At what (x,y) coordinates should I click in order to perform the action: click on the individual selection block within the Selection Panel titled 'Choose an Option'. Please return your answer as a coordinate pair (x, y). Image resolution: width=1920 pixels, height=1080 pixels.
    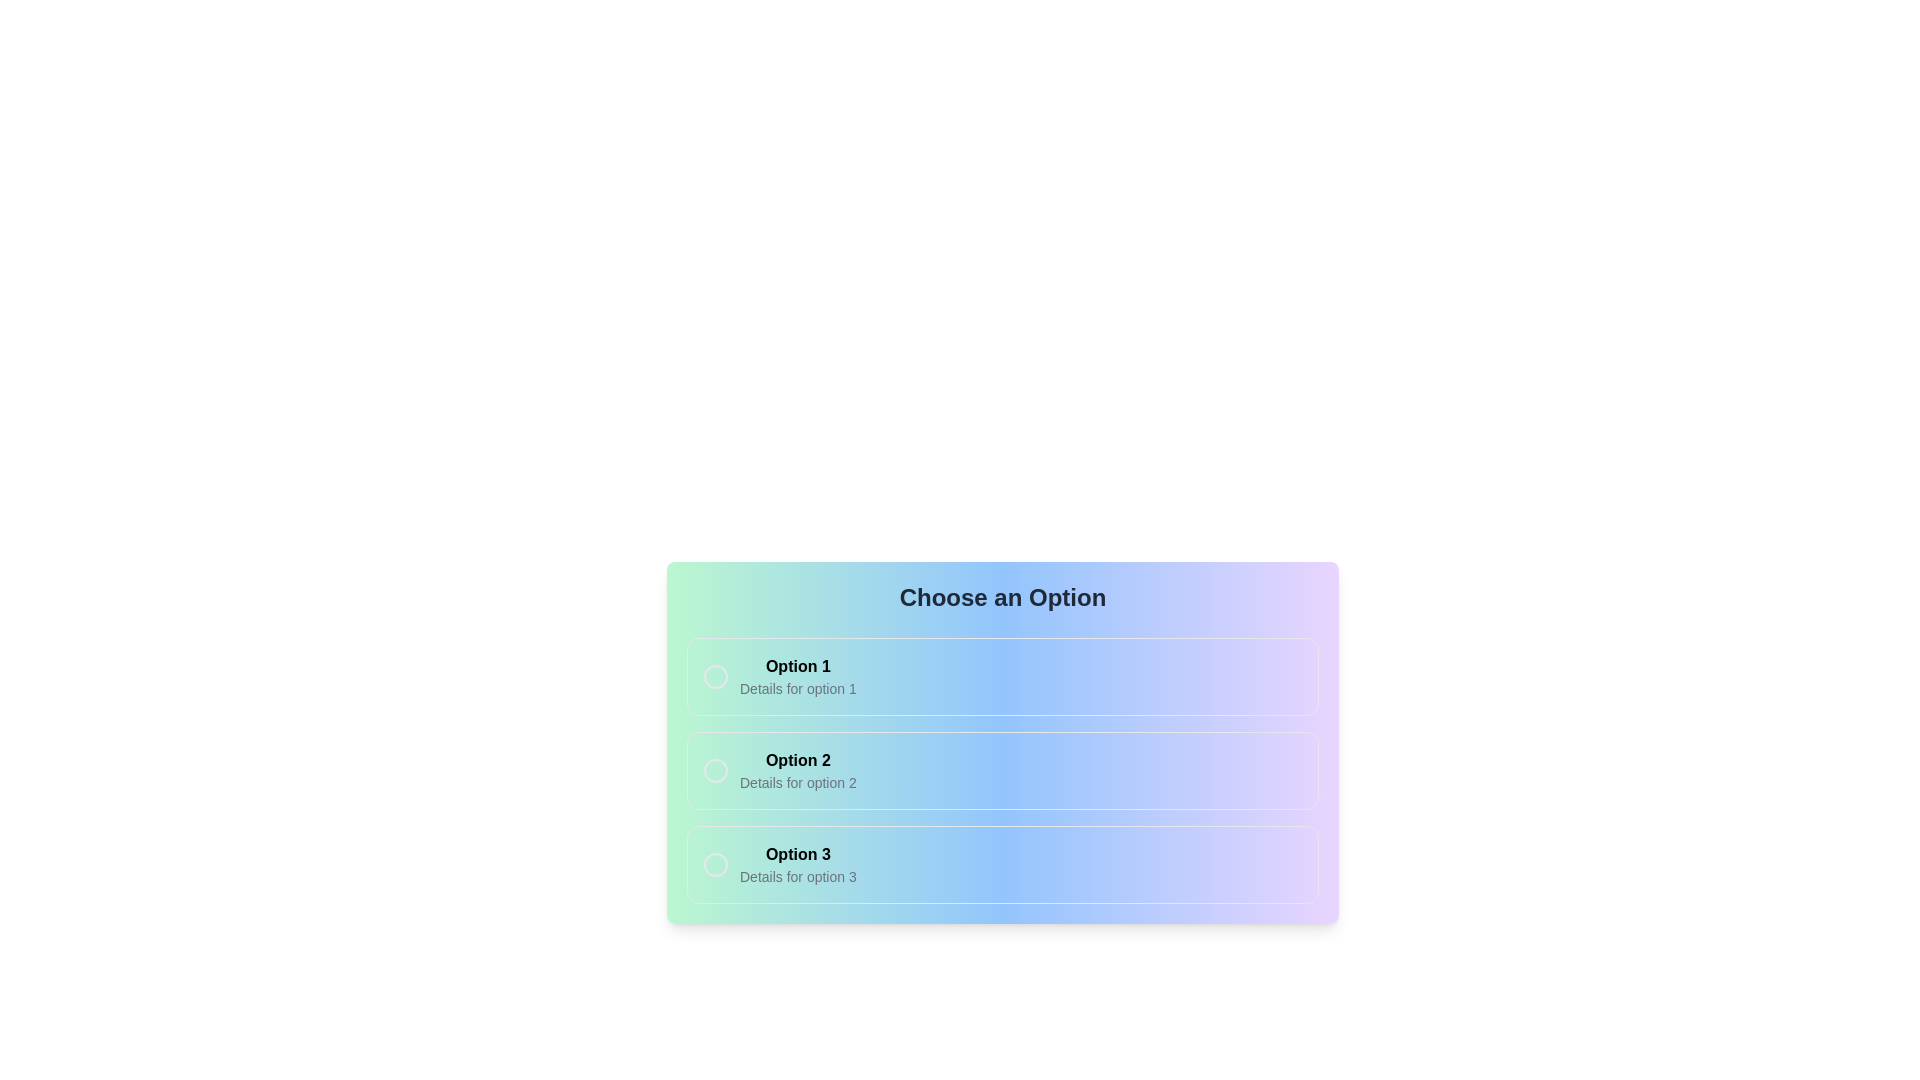
    Looking at the image, I should click on (1003, 743).